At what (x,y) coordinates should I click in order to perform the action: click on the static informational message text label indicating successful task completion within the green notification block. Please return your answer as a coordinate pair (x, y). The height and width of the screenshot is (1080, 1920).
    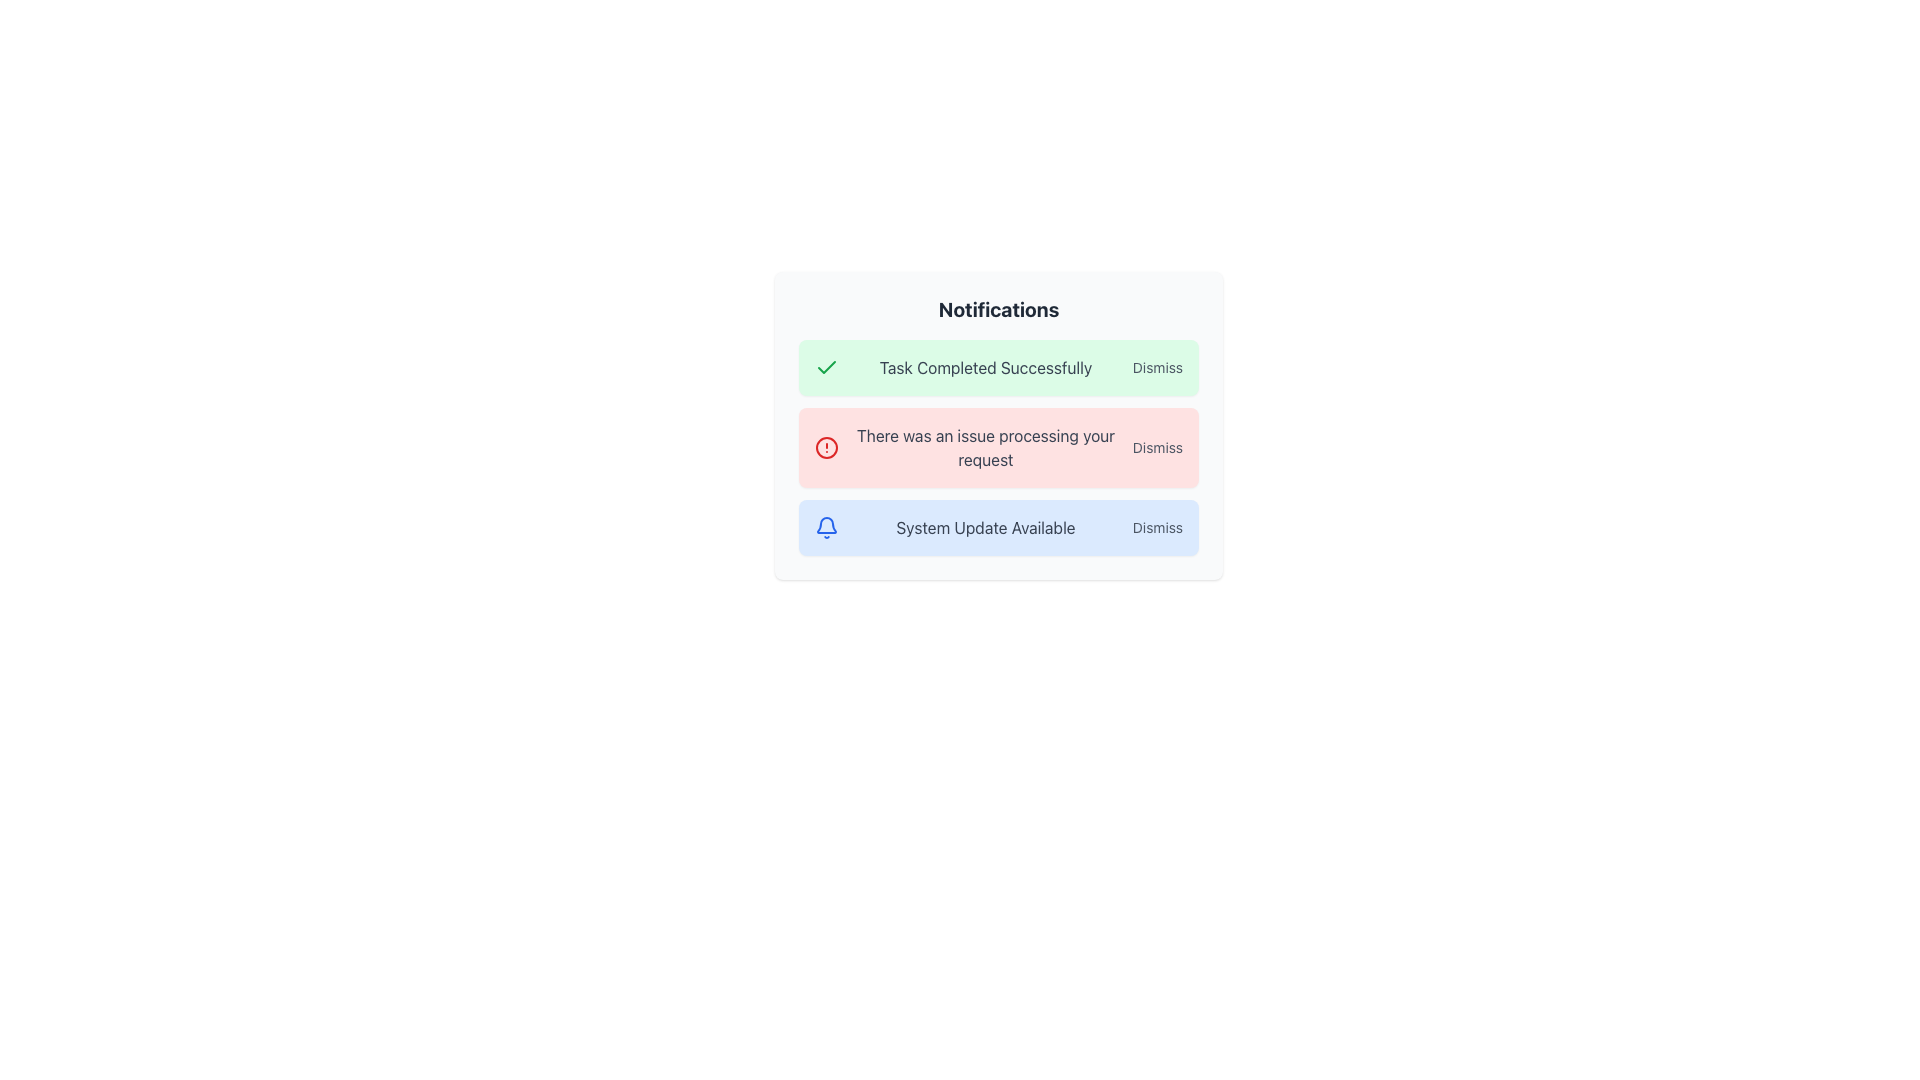
    Looking at the image, I should click on (985, 367).